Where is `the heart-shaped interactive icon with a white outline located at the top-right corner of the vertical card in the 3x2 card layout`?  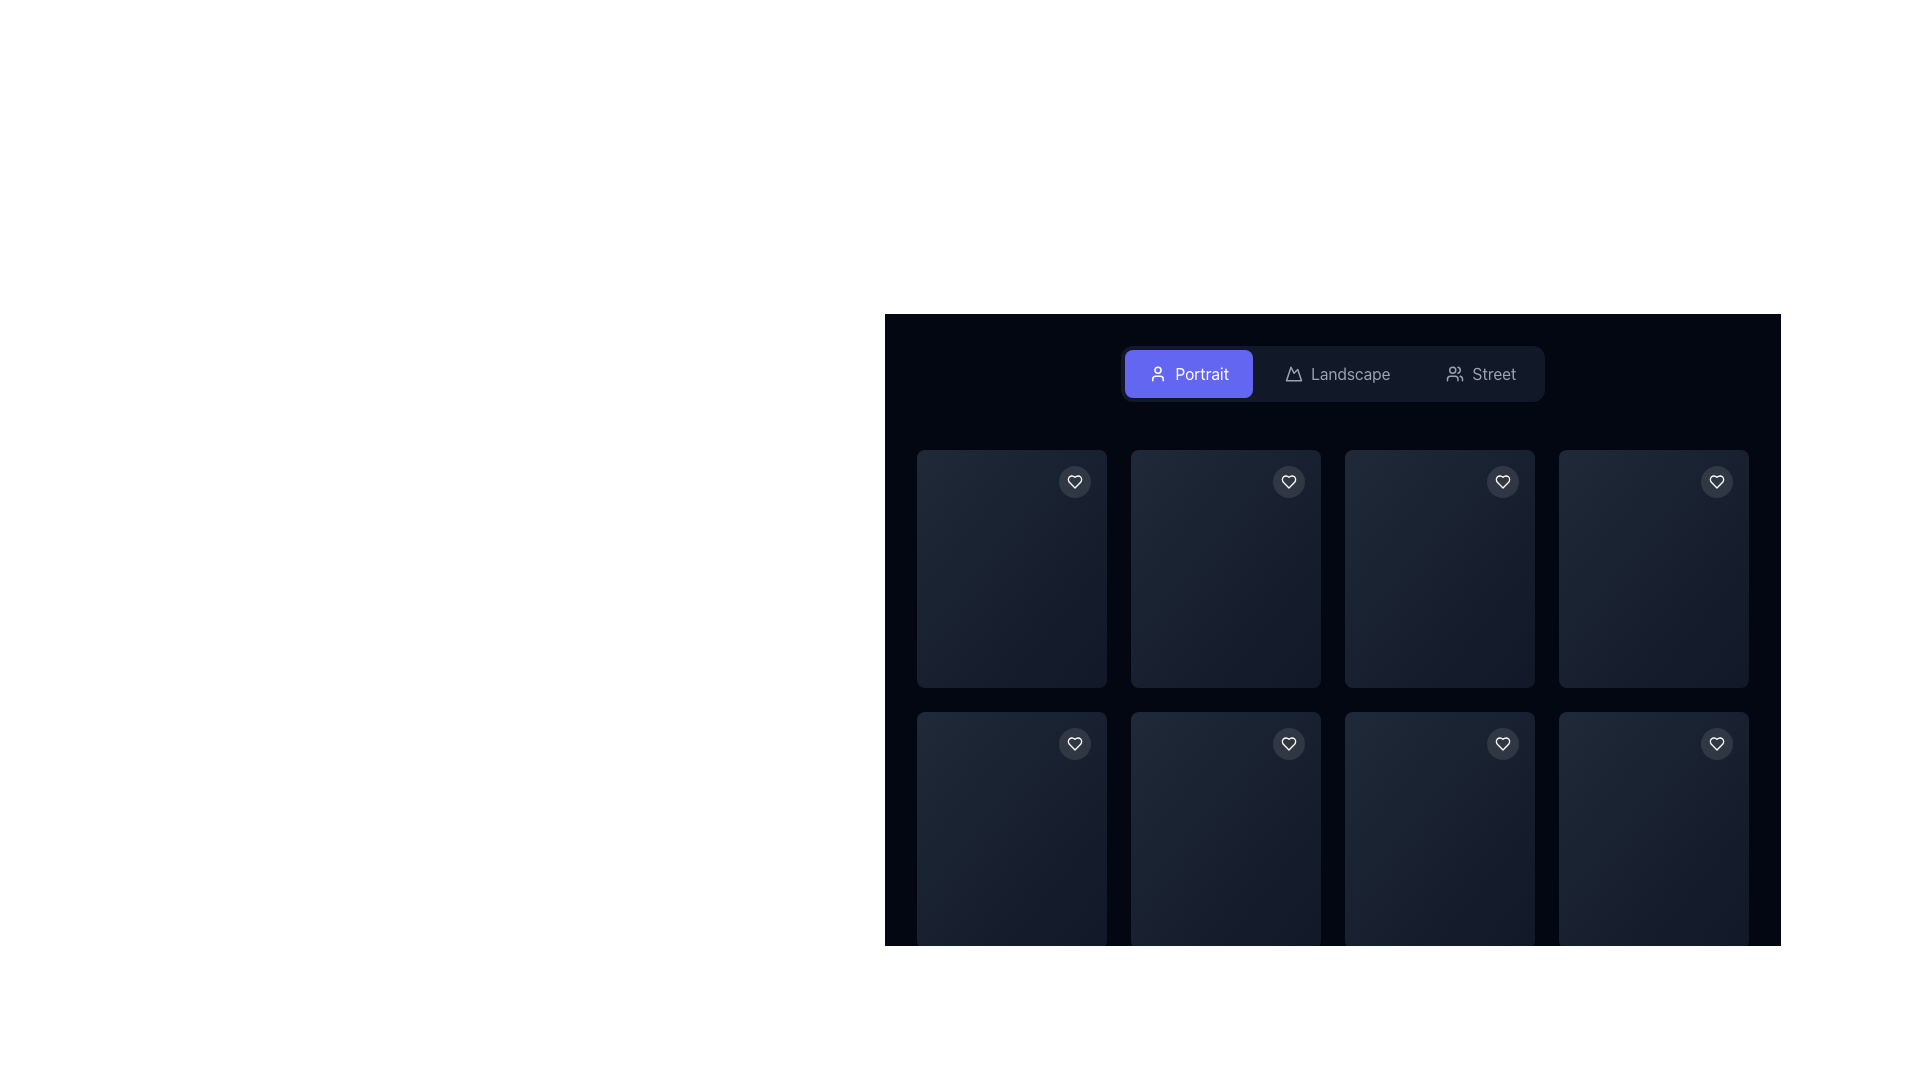 the heart-shaped interactive icon with a white outline located at the top-right corner of the vertical card in the 3x2 card layout is located at coordinates (1502, 743).